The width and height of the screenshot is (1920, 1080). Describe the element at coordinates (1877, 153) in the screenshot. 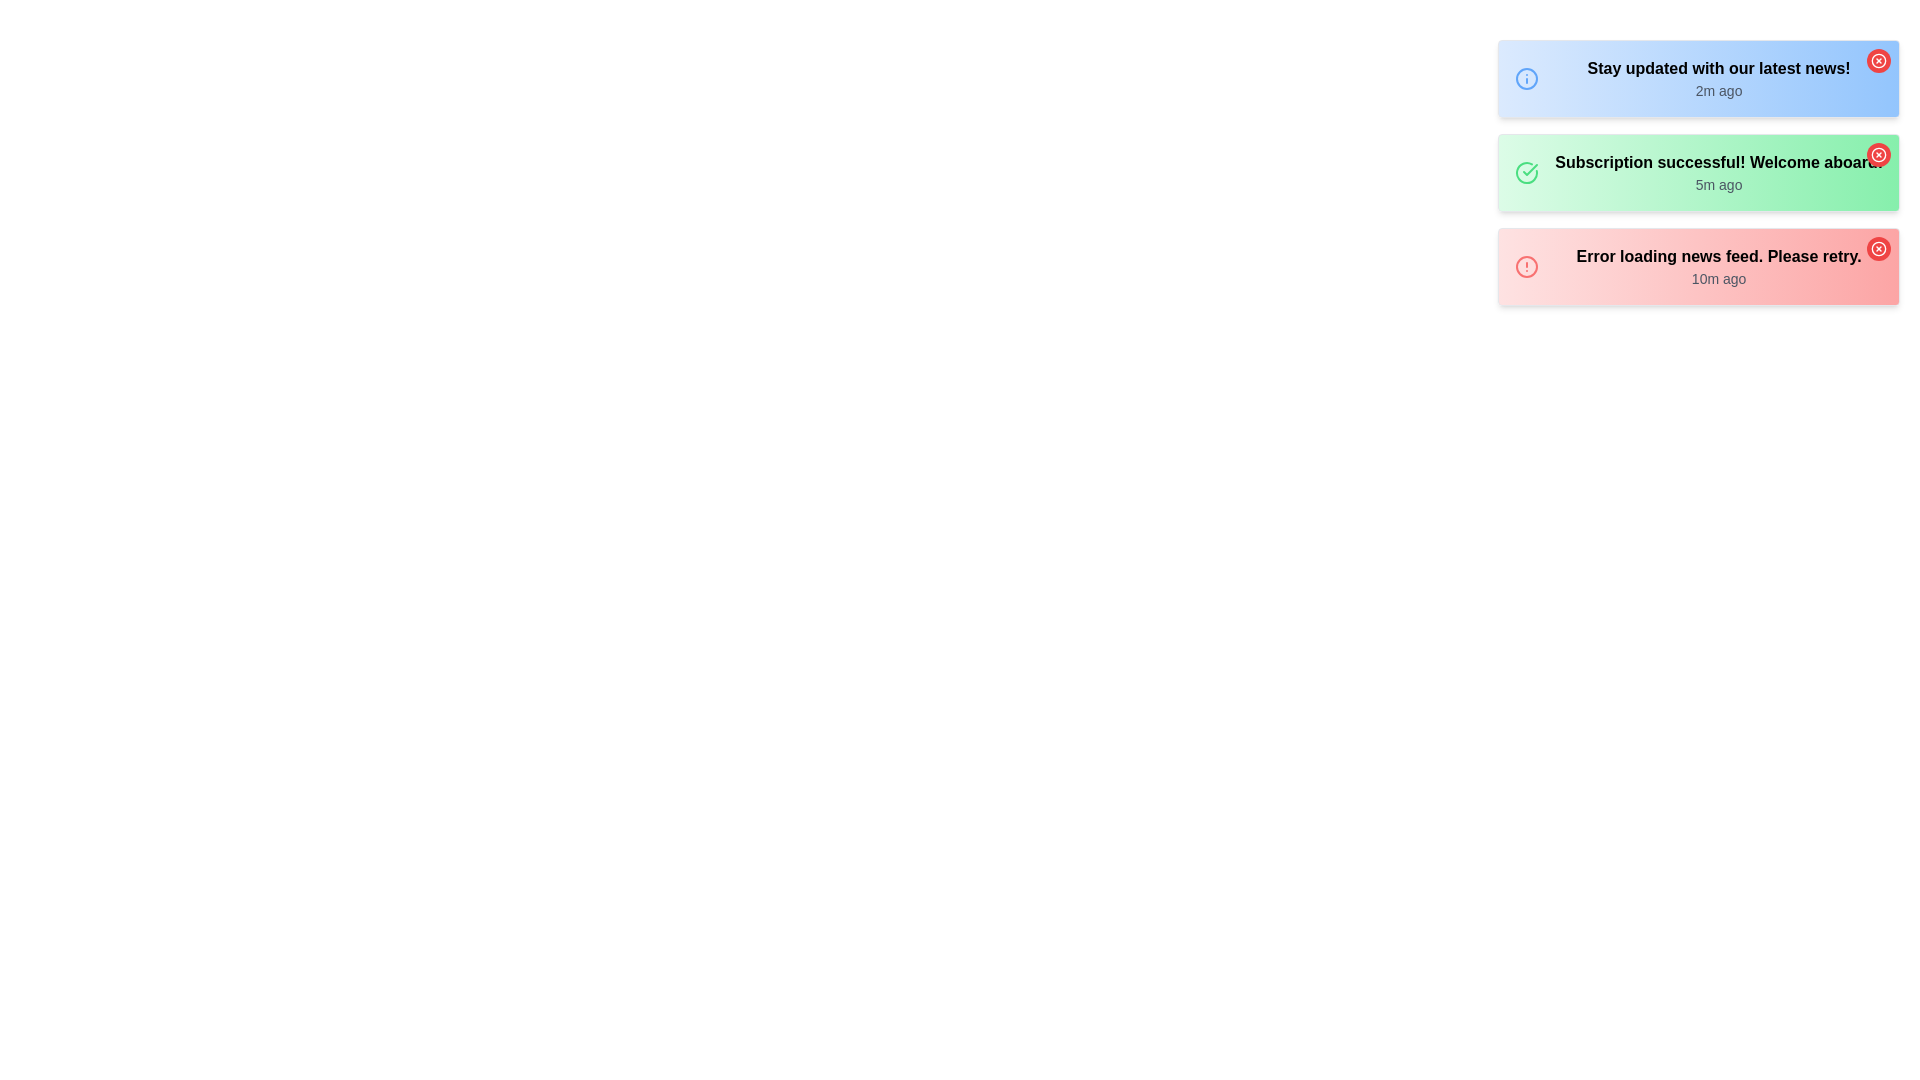

I see `the central circular component of the dismissal icon within the green notification entry, which is a vector graphic styled with a thin line stroke` at that location.